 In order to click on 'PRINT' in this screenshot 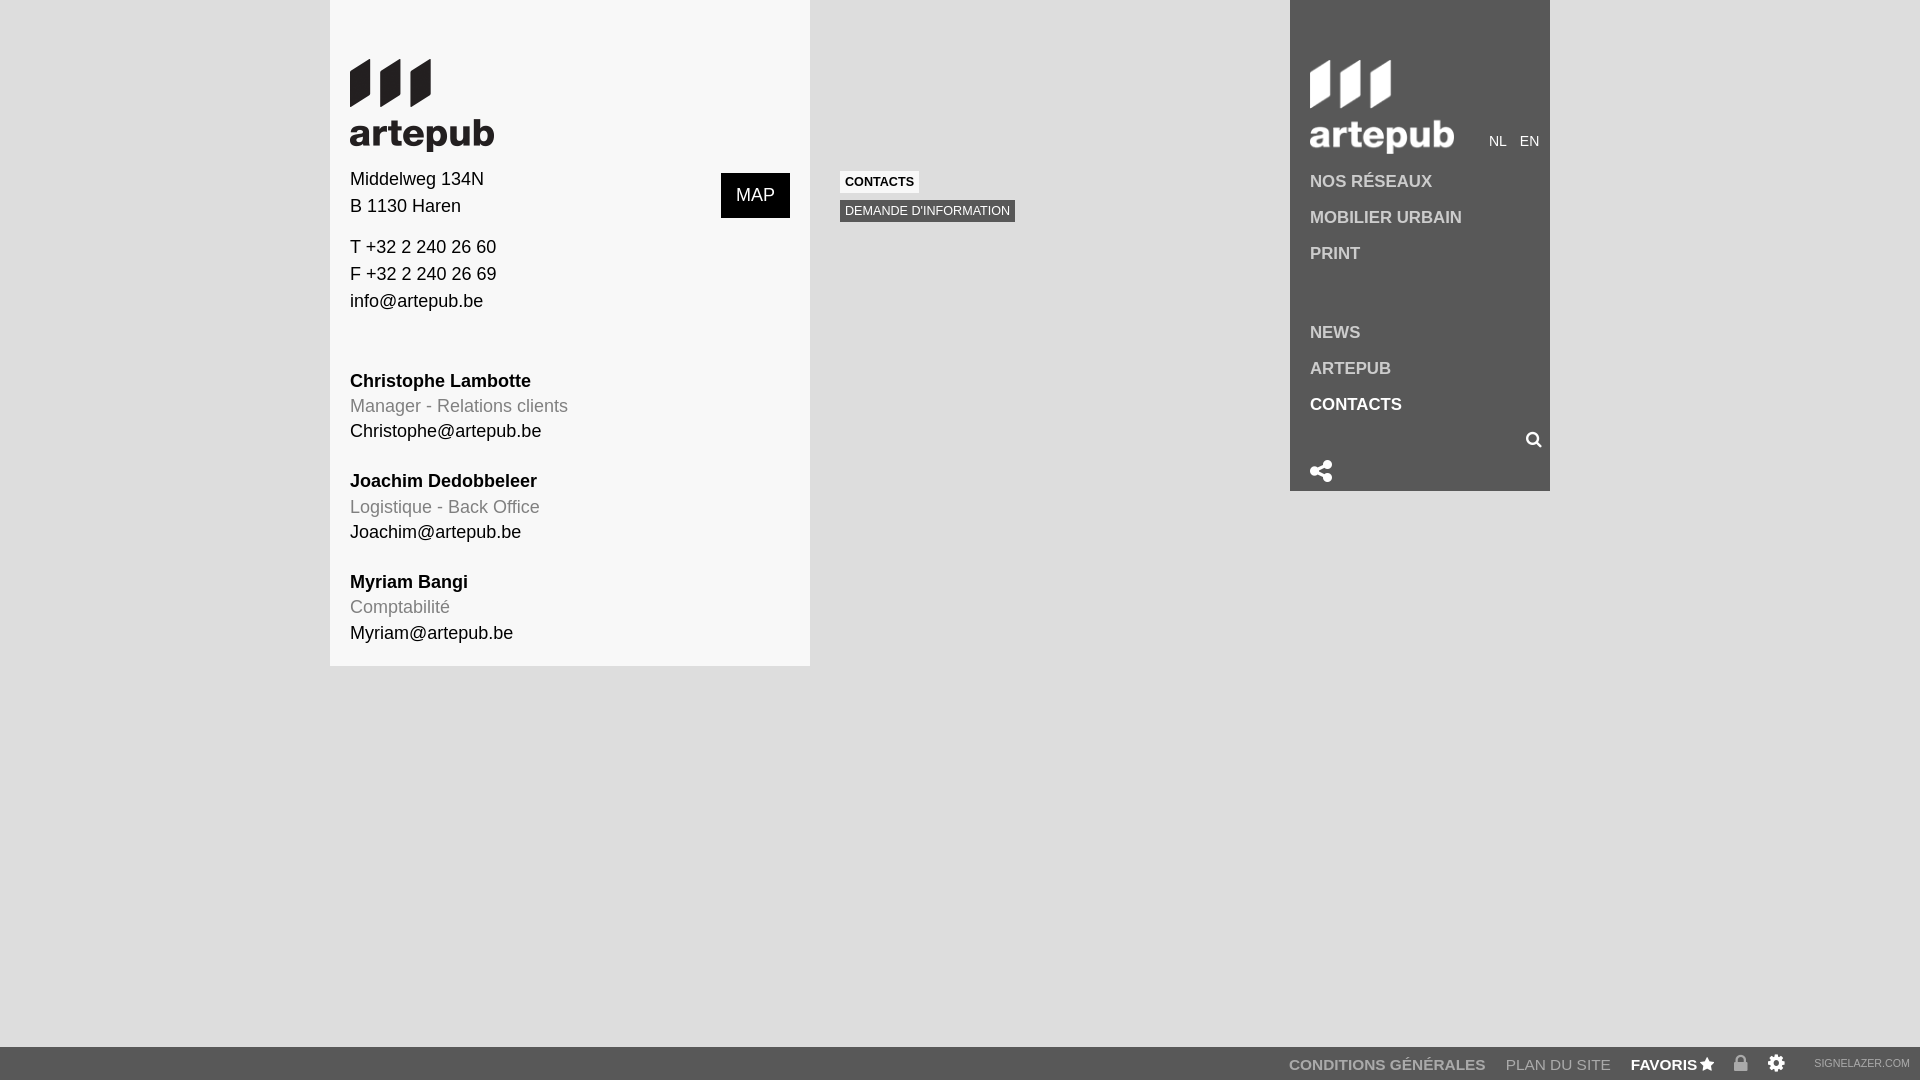, I will do `click(1429, 252)`.